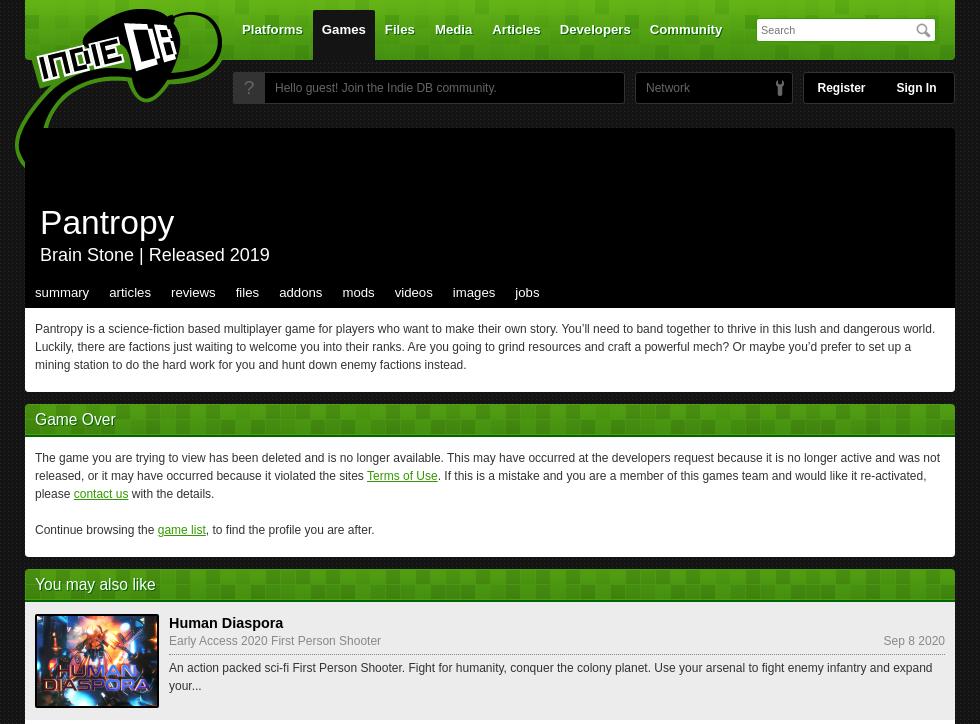 The image size is (980, 724). I want to click on 'Early Access 2020', so click(217, 640).